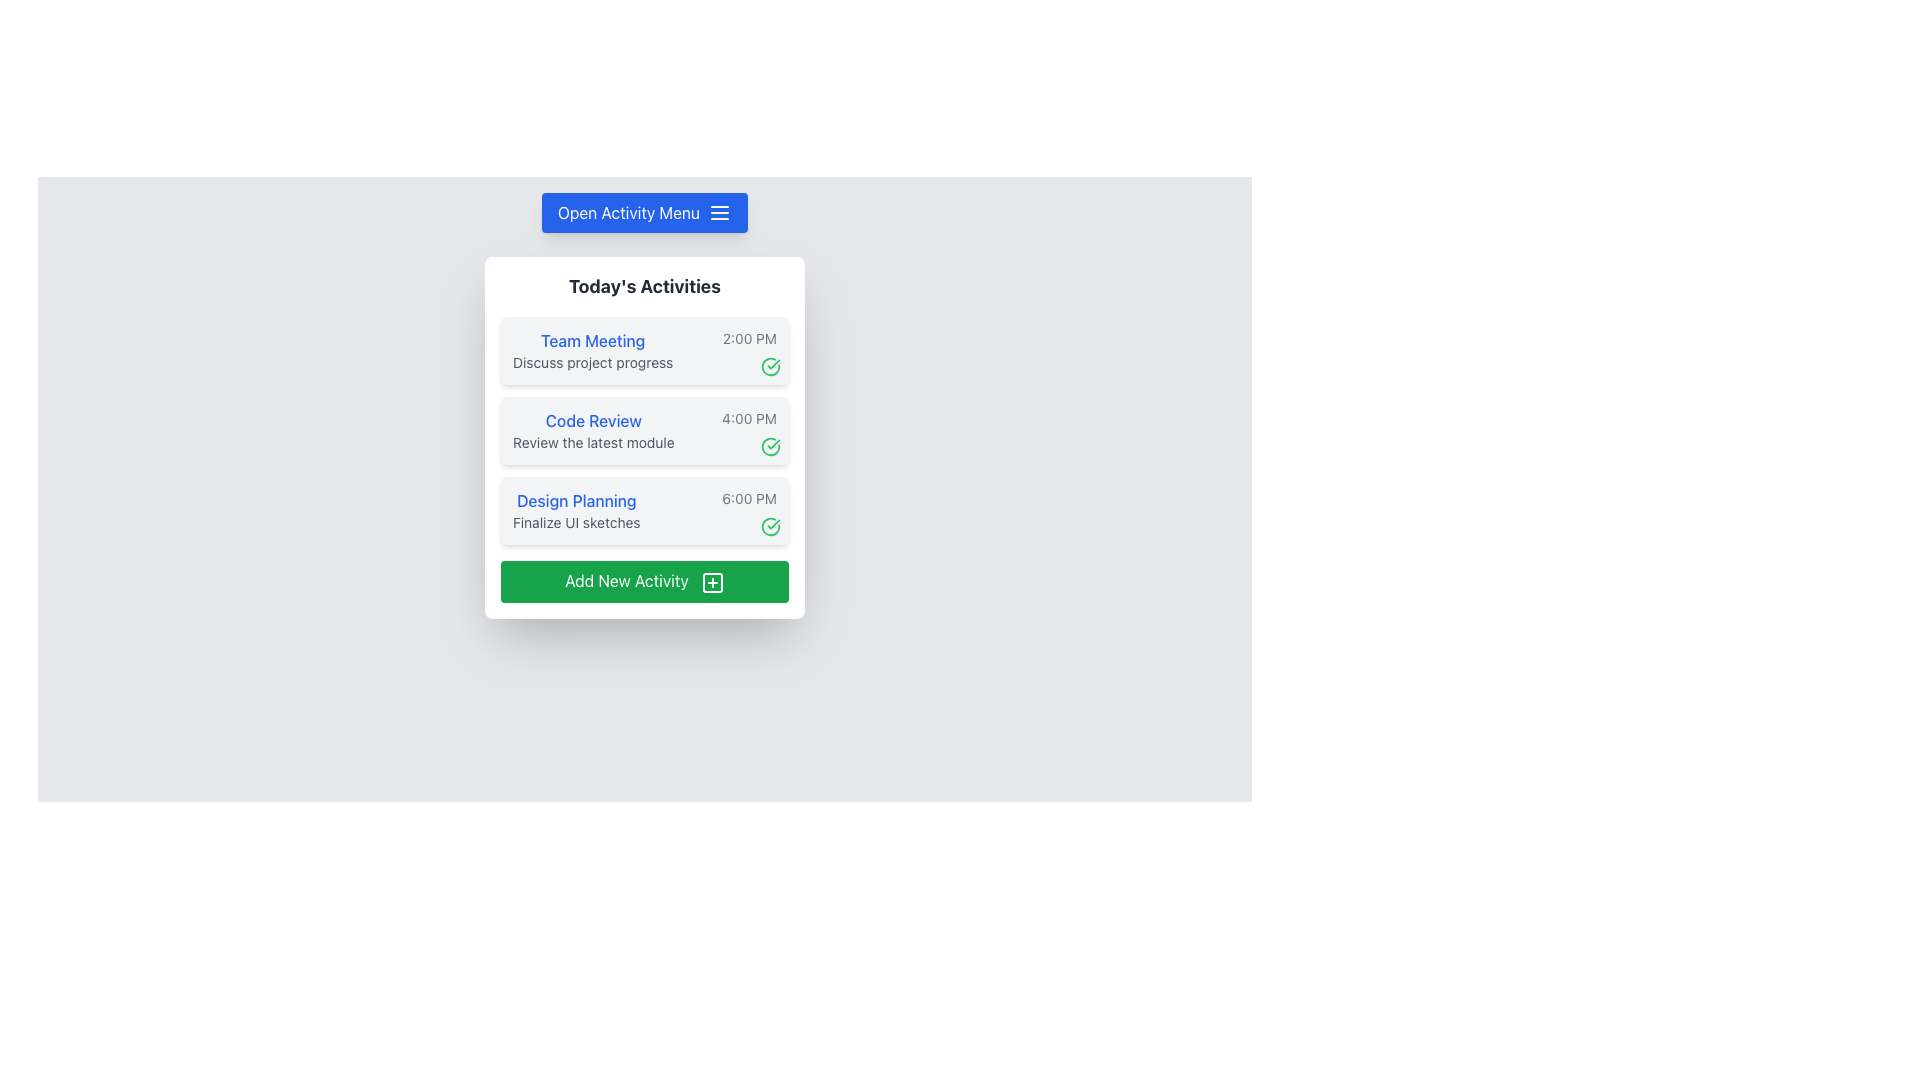  What do you see at coordinates (592, 339) in the screenshot?
I see `text label reading 'Team Meeting', which is styled with medium-weight font and blue color, located within the activities panel under 'Today's Activities'` at bounding box center [592, 339].